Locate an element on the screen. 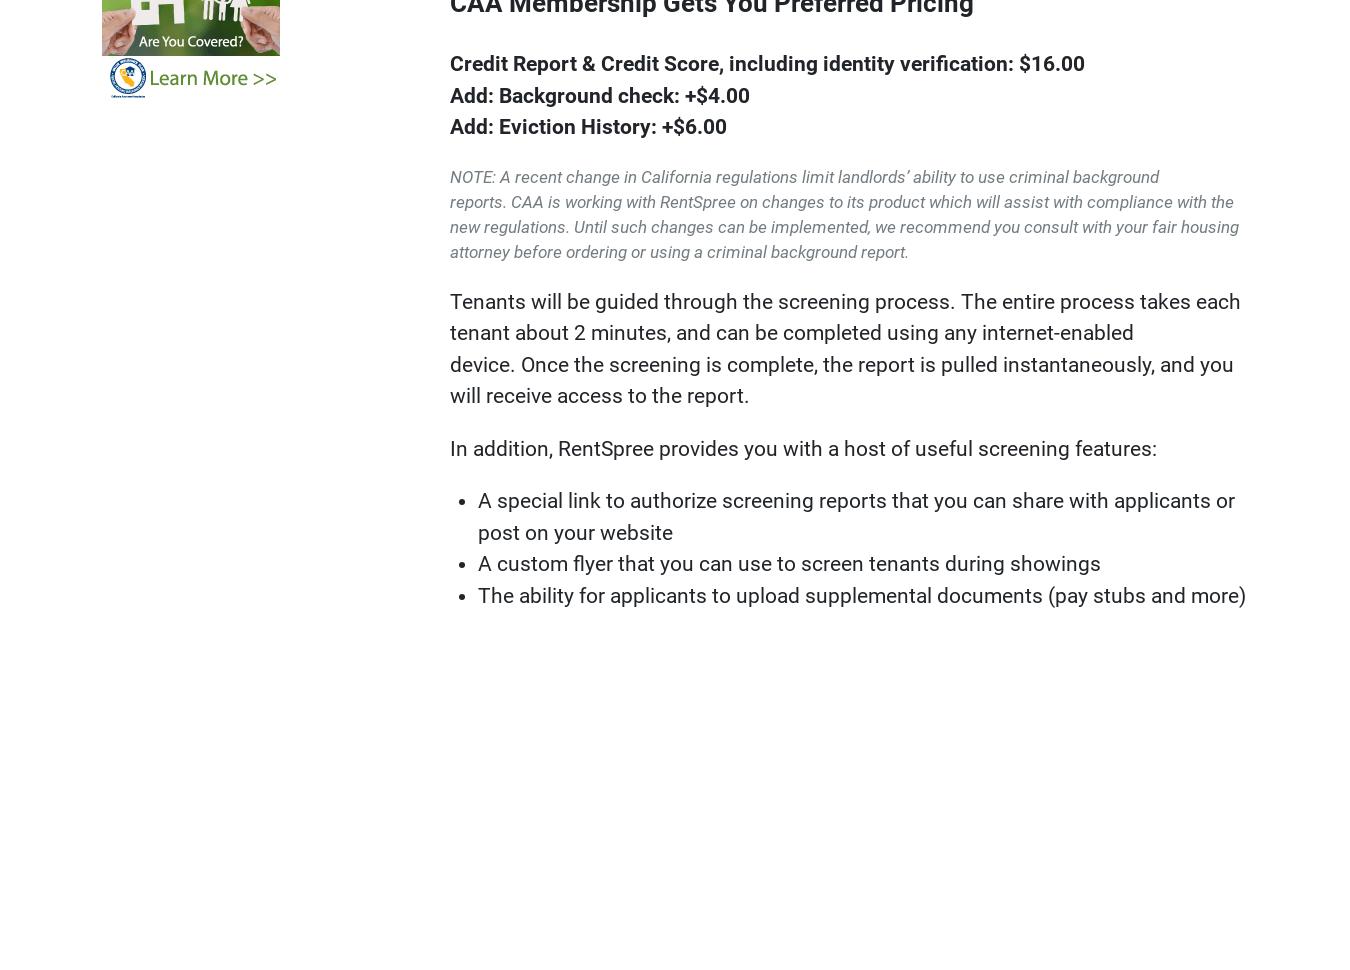 The width and height of the screenshot is (1350, 970). 'Sacramento, CA 95814' is located at coordinates (926, 861).